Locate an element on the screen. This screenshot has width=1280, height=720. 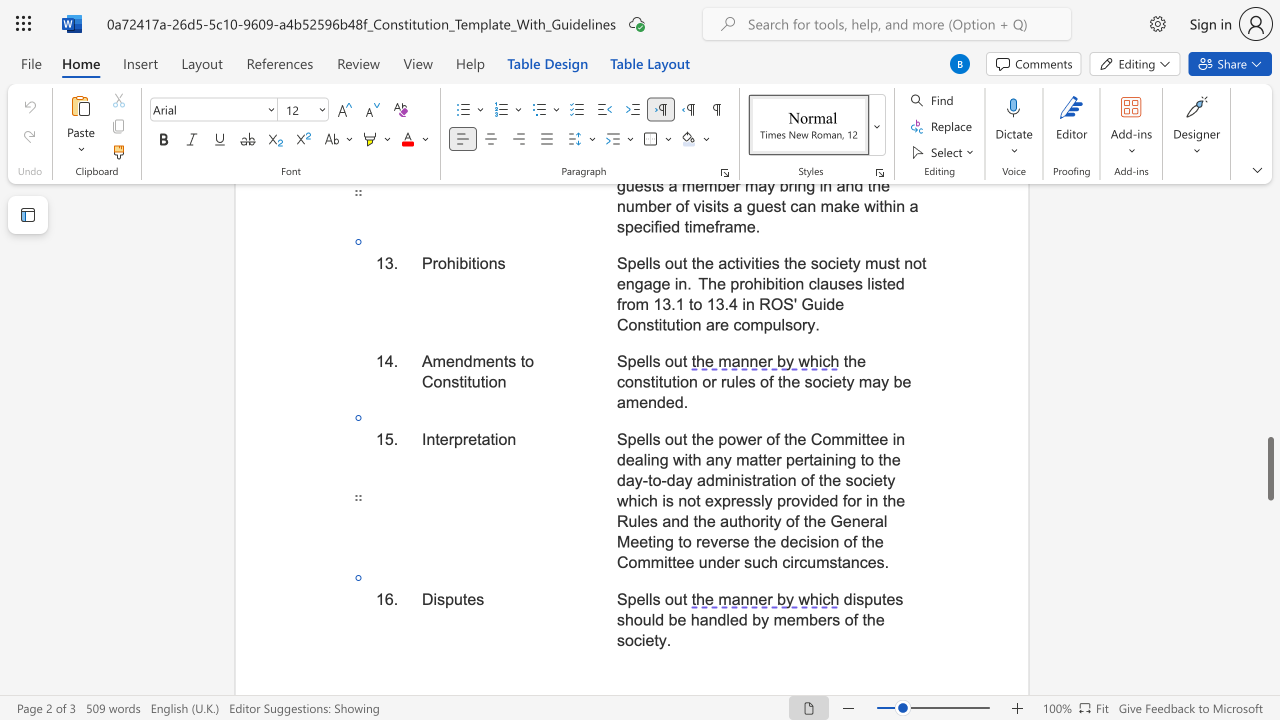
the 1th character "t" in the text is located at coordinates (436, 438).